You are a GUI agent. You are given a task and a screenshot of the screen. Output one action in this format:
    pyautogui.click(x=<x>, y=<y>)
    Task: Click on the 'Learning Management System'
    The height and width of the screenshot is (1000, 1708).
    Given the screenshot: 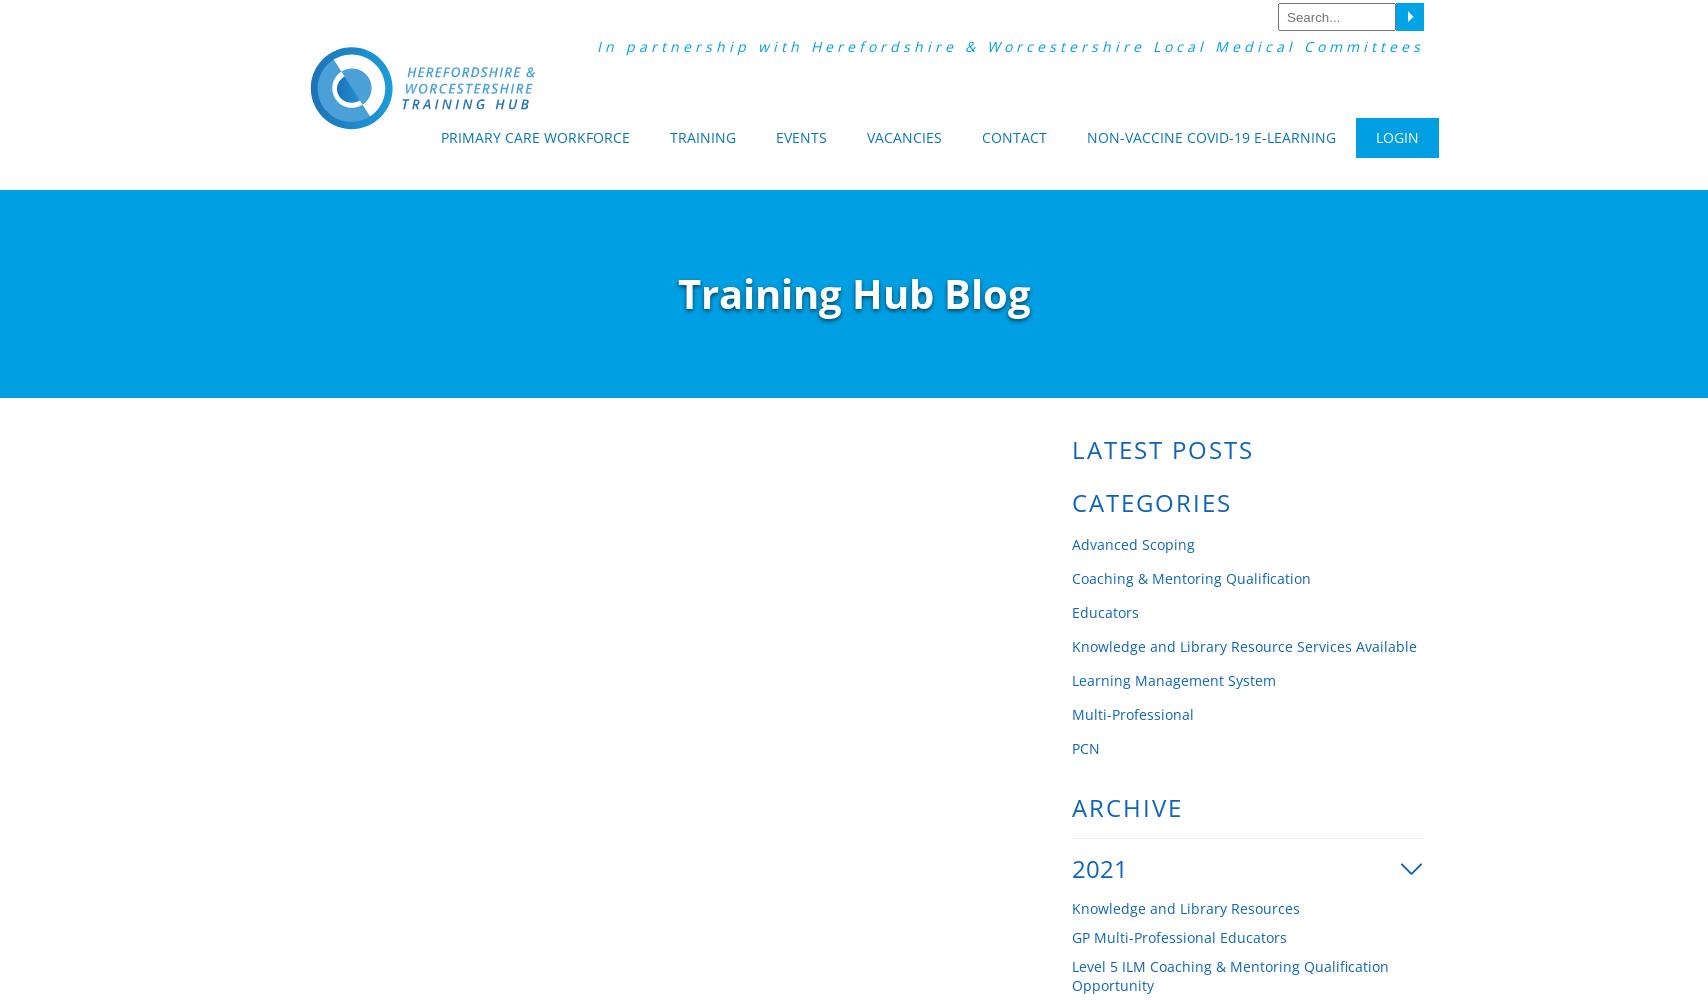 What is the action you would take?
    pyautogui.click(x=1174, y=680)
    